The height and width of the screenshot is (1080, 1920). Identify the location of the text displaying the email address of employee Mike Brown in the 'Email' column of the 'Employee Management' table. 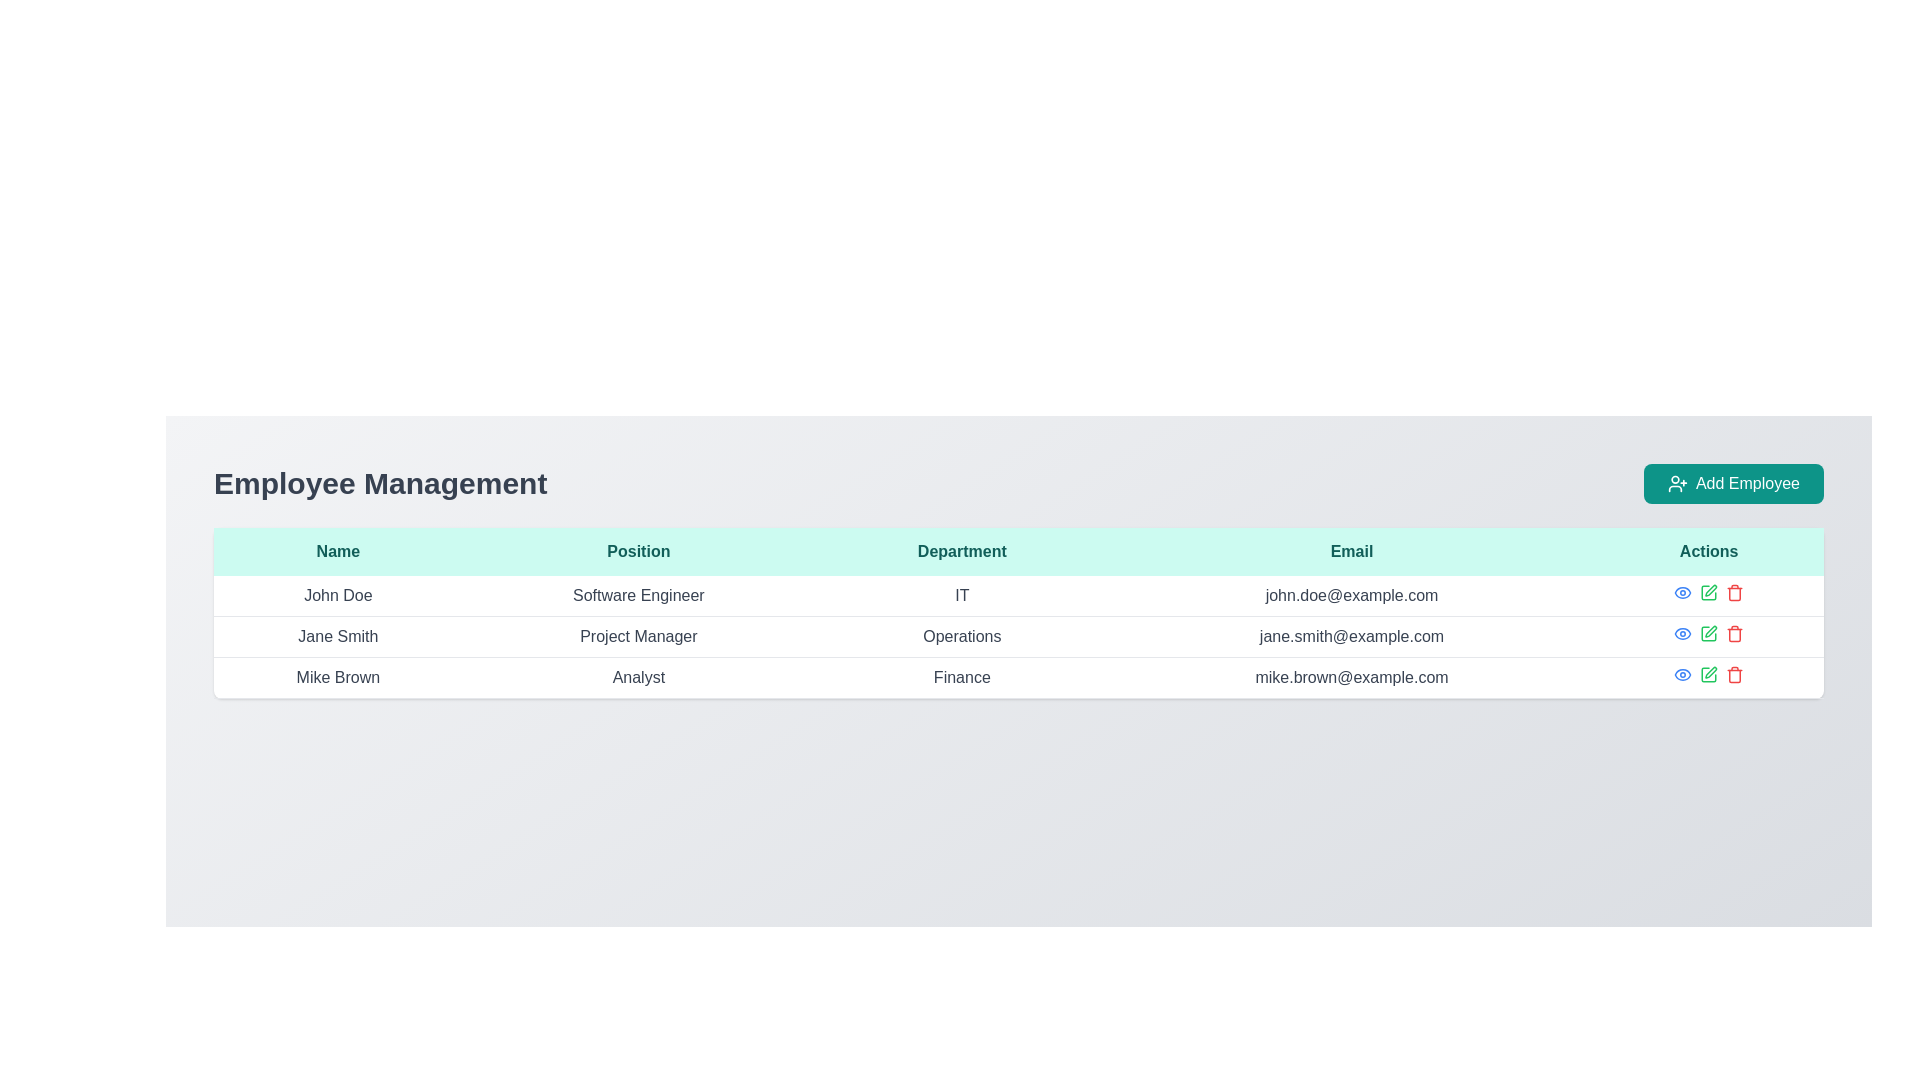
(1352, 677).